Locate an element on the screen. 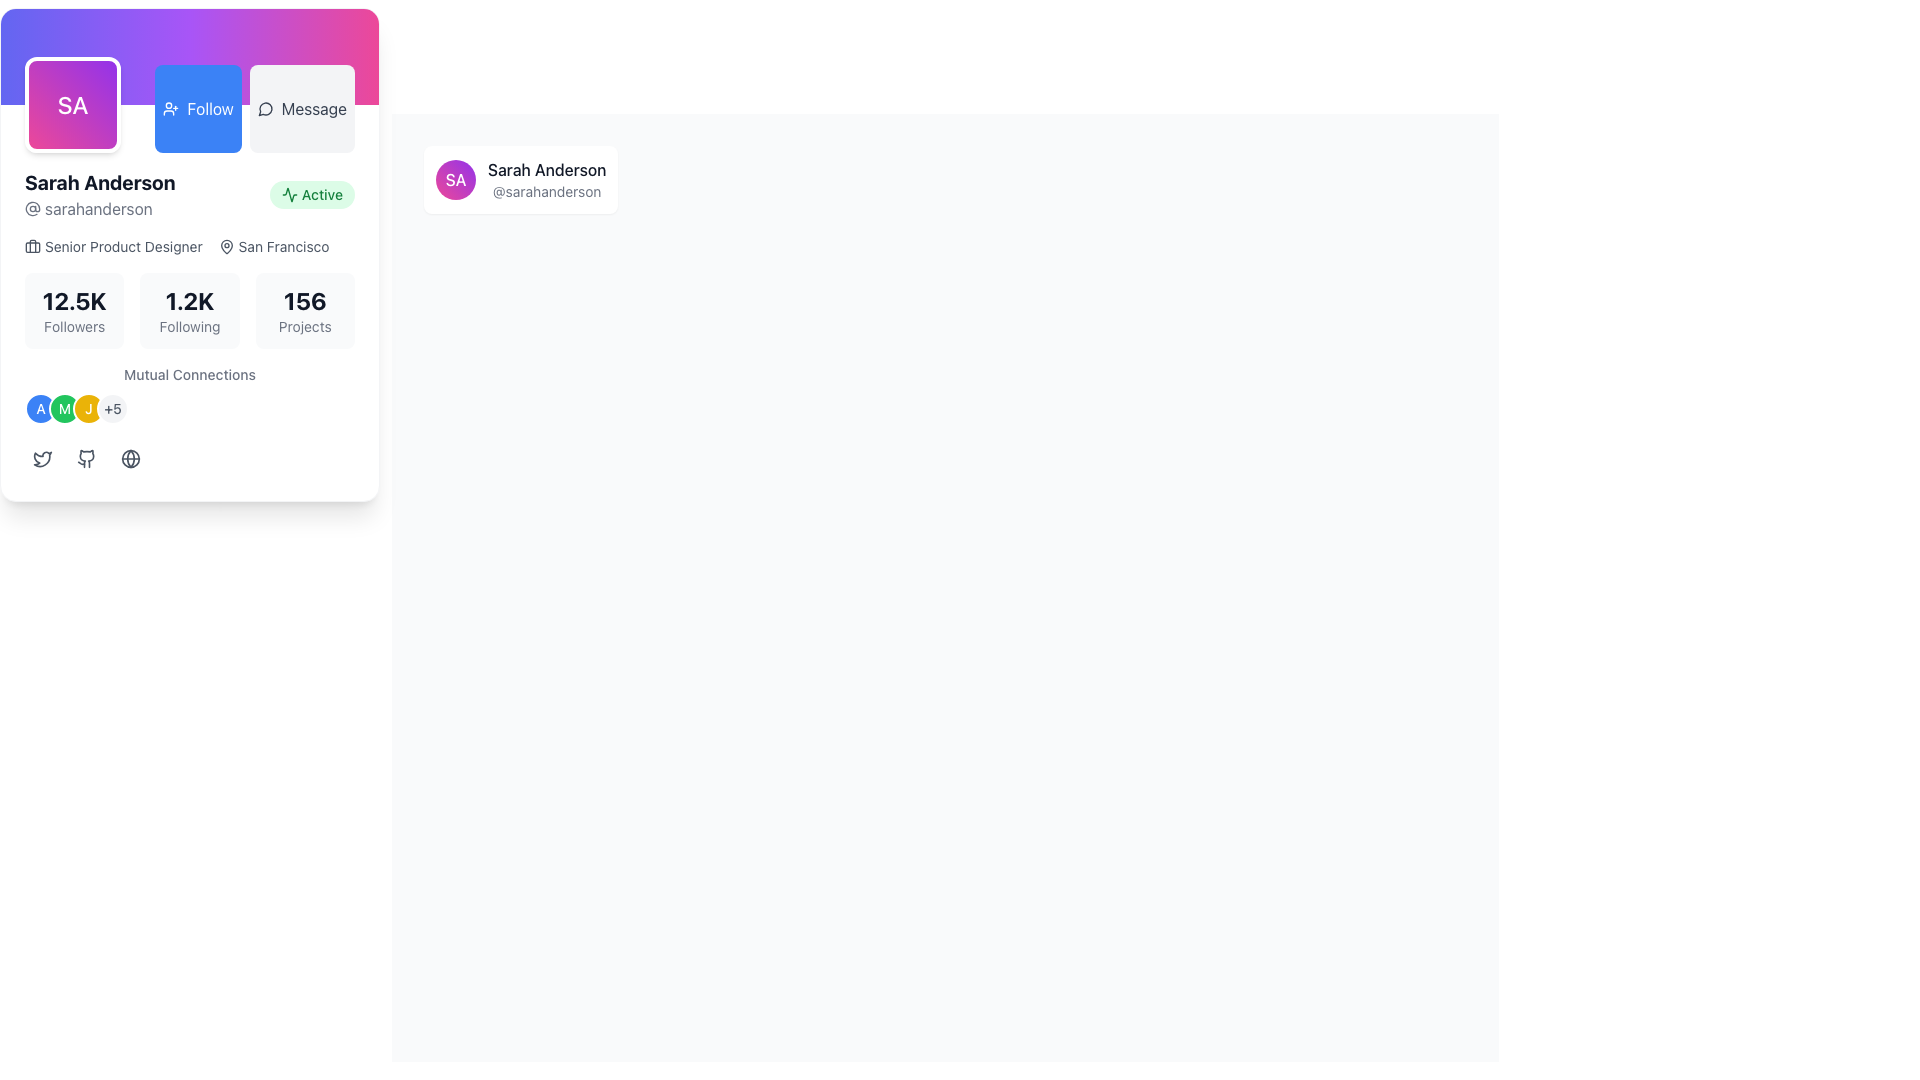  the Text Label that describes the number of followers, located directly under the '12.5K' numeric text is located at coordinates (74, 326).